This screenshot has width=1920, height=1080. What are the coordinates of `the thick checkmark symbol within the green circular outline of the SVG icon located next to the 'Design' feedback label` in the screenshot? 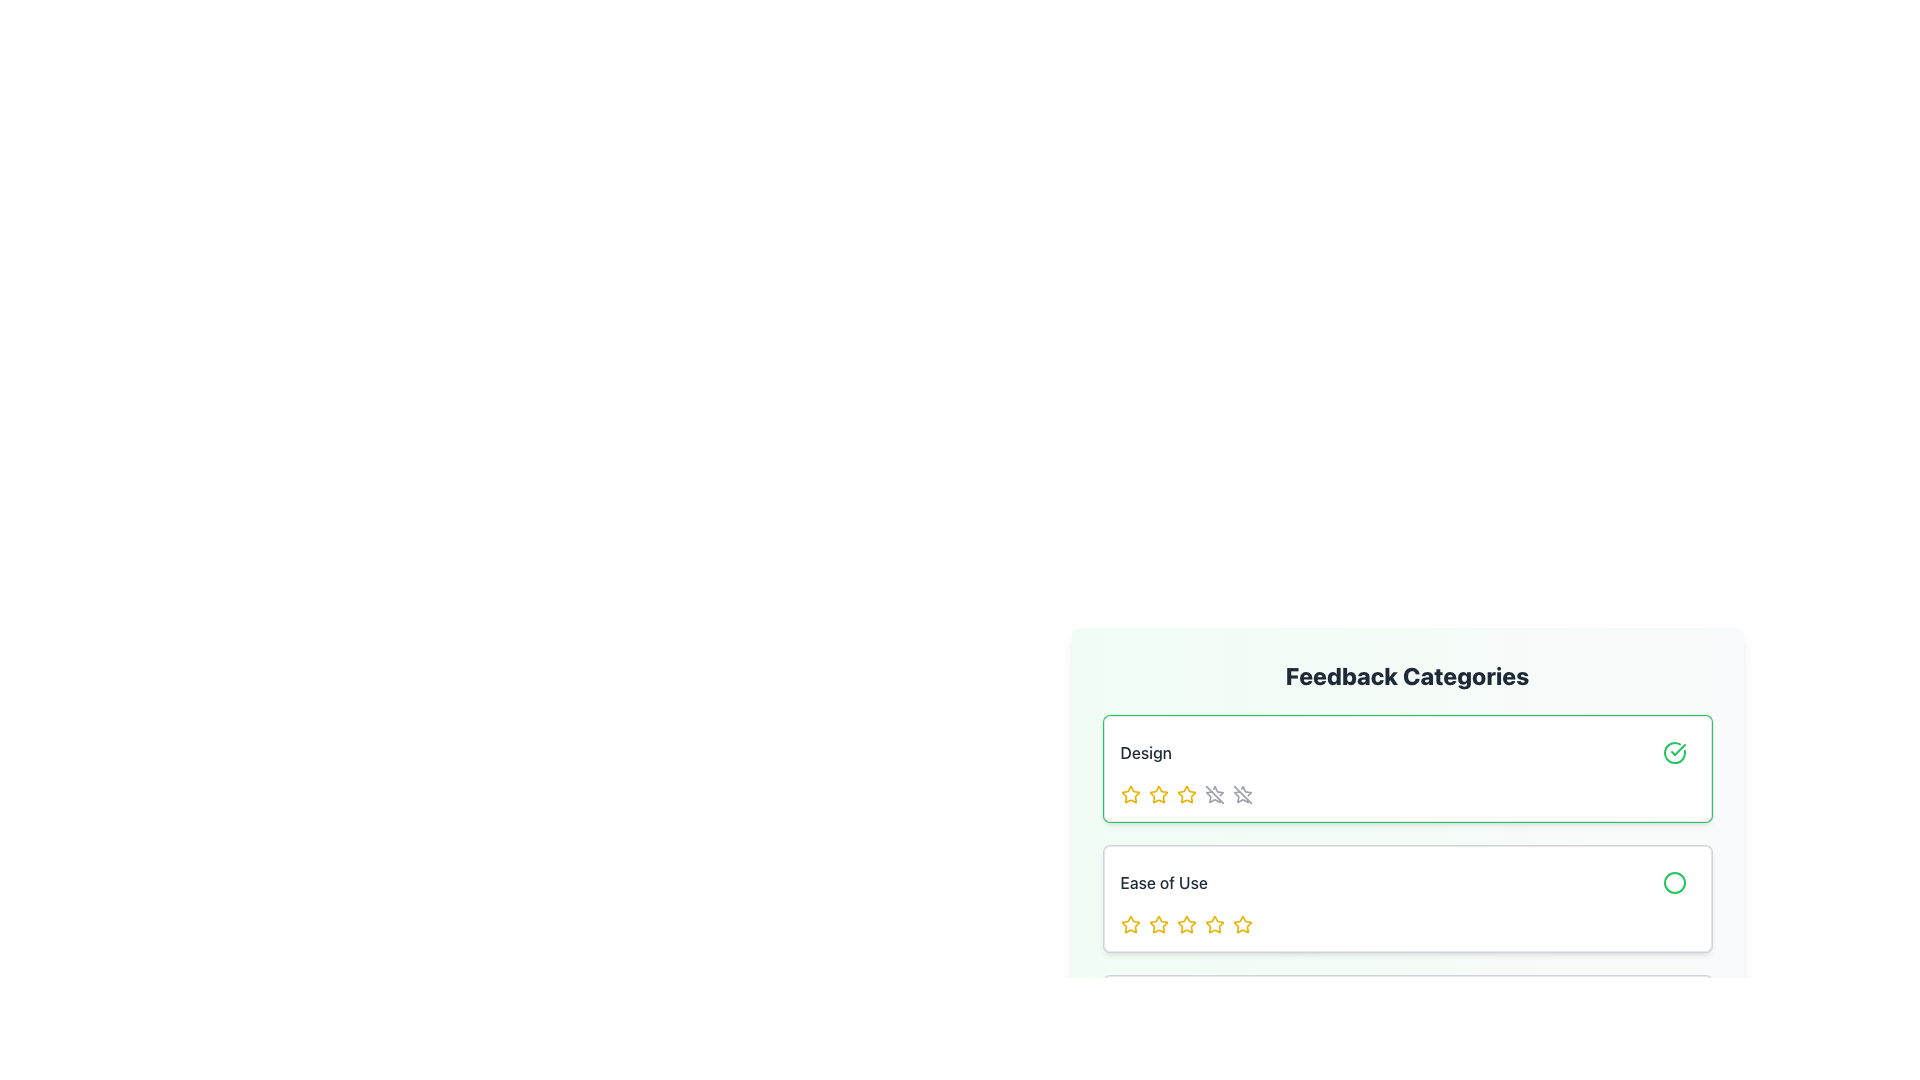 It's located at (1678, 749).